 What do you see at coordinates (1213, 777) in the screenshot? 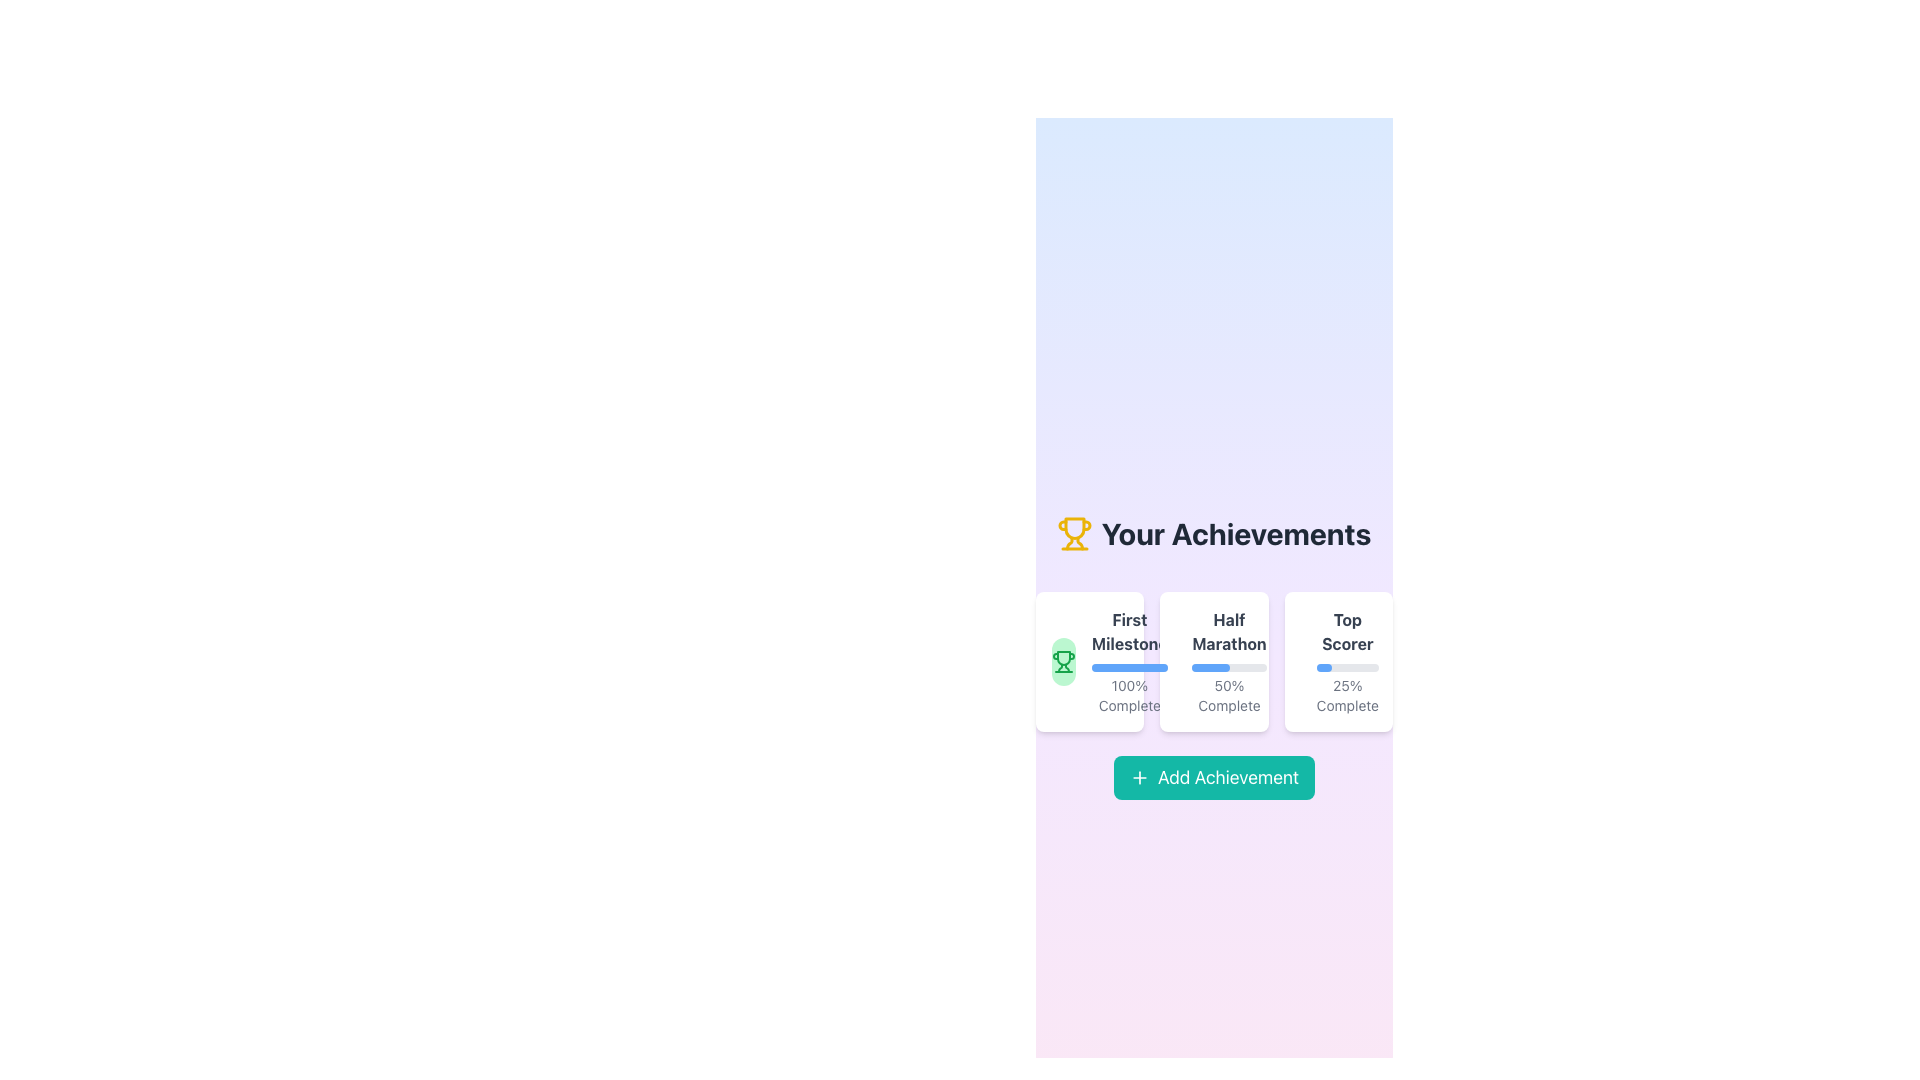
I see `the button located at the bottom of the 'Your Achievements' section` at bounding box center [1213, 777].